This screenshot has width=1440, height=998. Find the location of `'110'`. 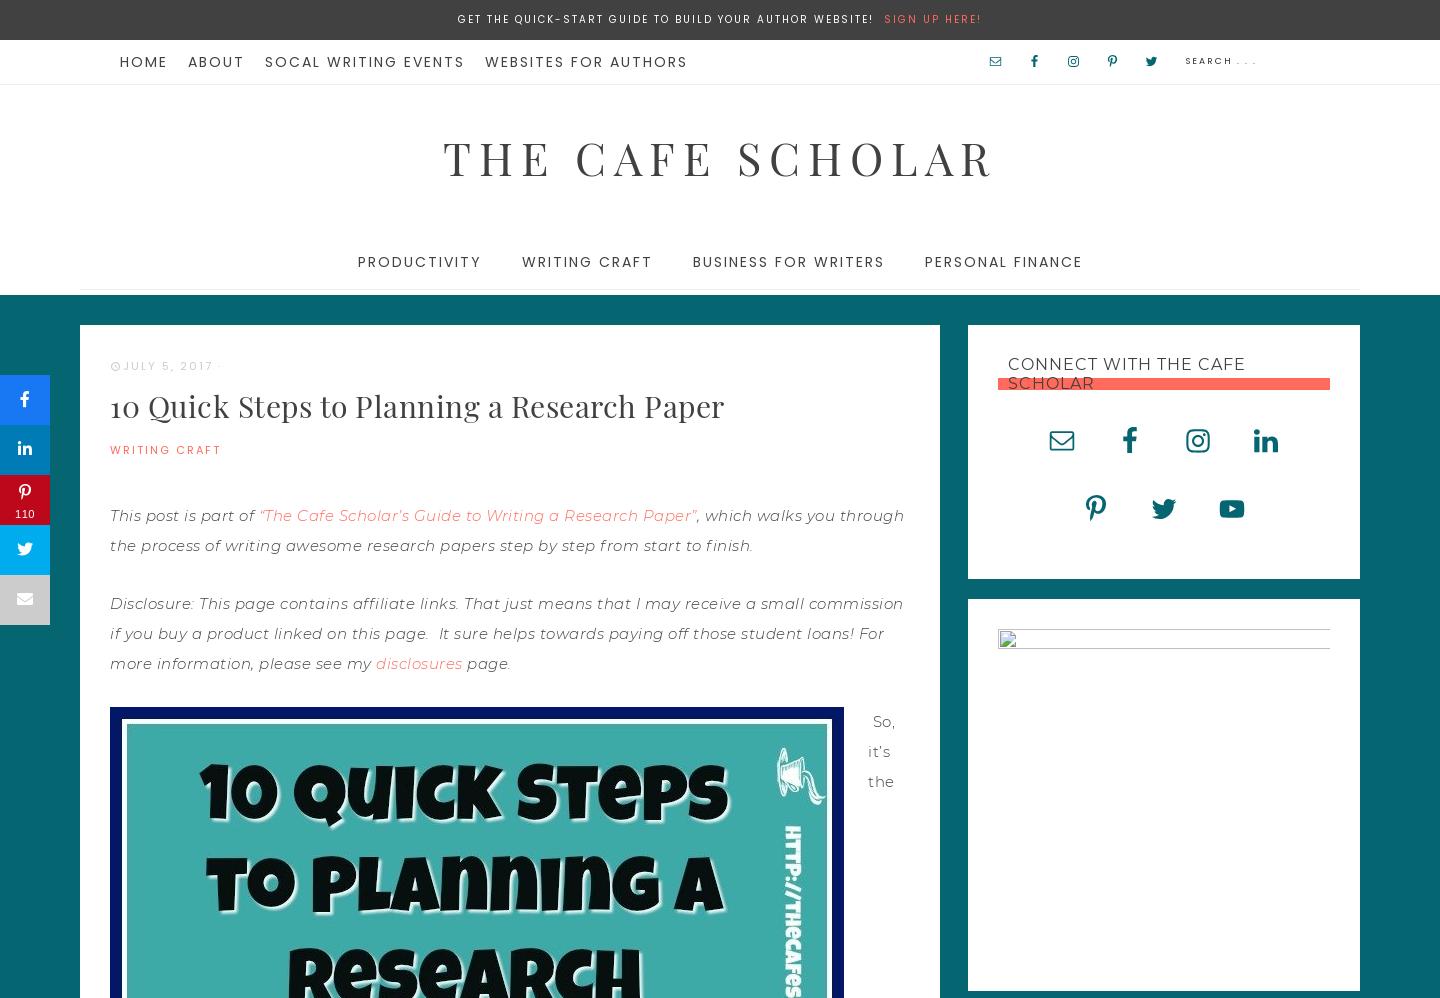

'110' is located at coordinates (23, 512).